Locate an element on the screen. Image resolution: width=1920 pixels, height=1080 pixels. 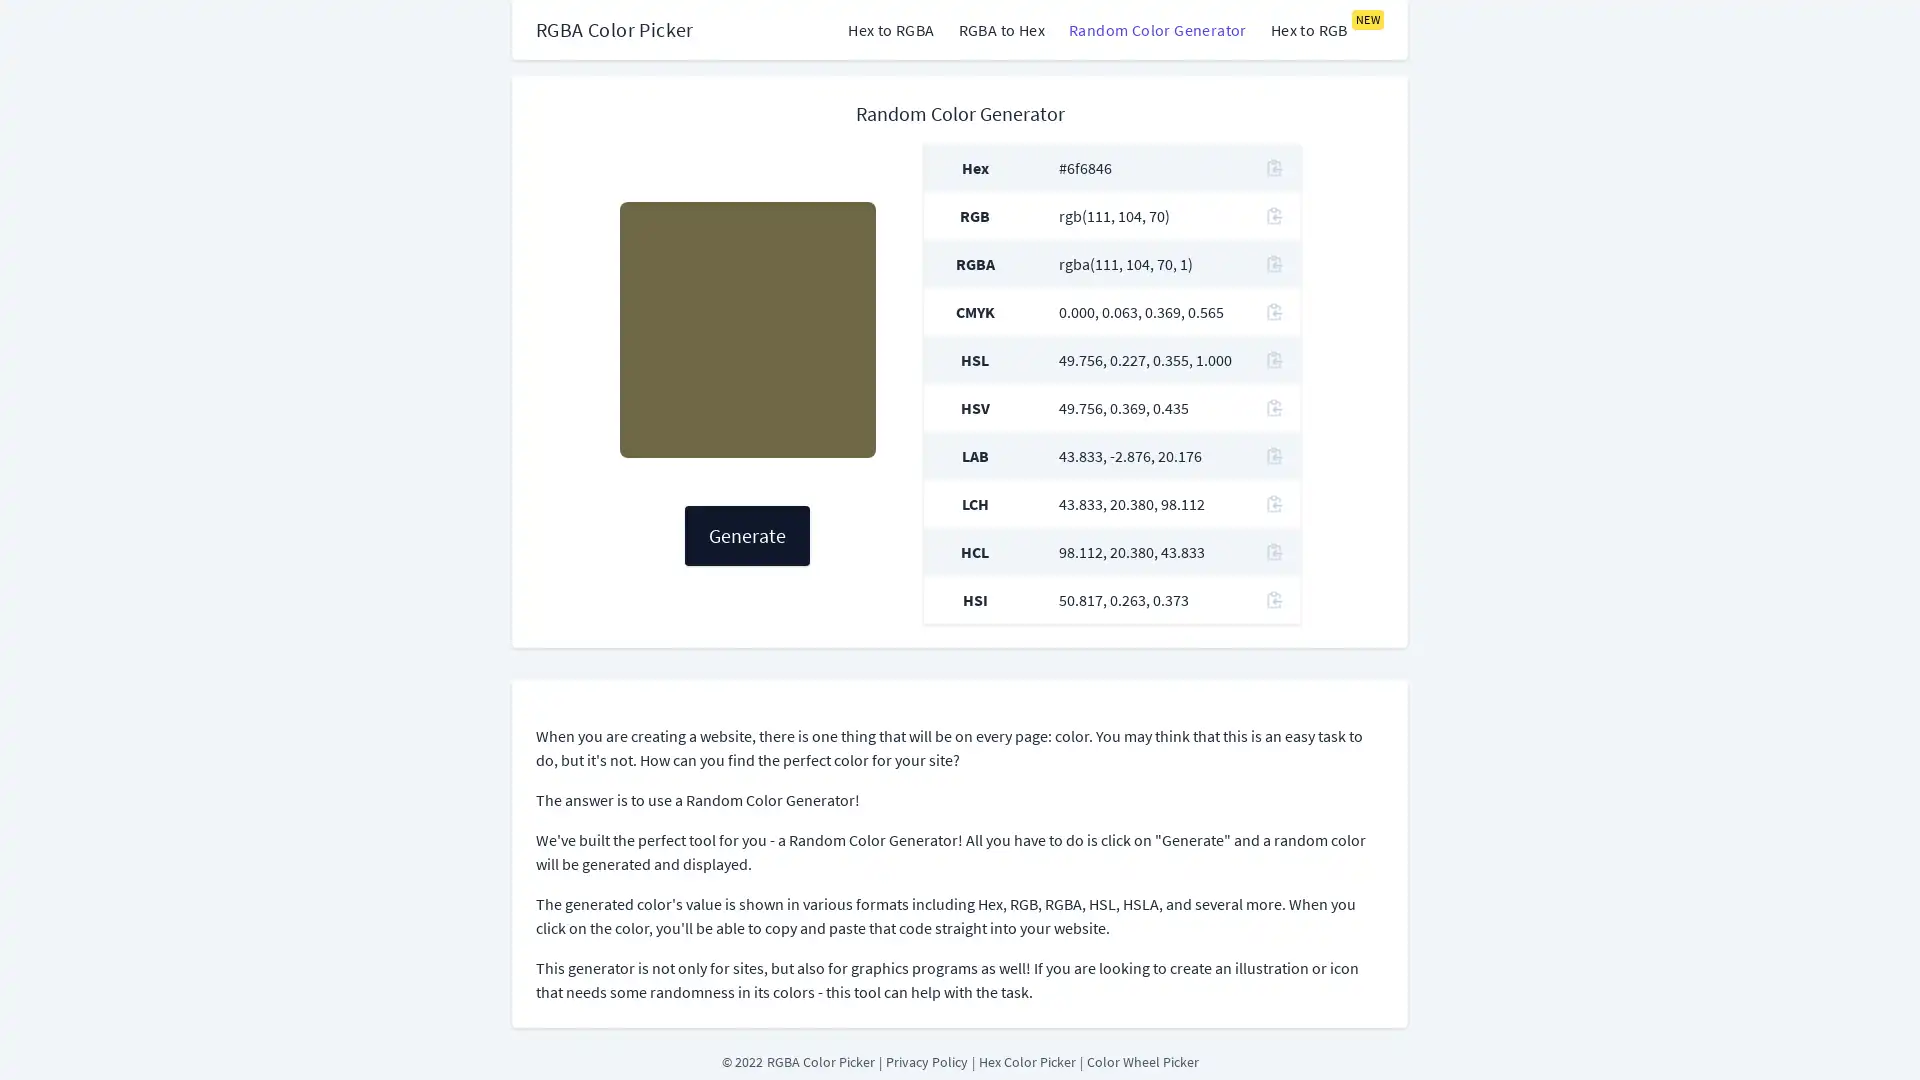
Generate is located at coordinates (746, 535).